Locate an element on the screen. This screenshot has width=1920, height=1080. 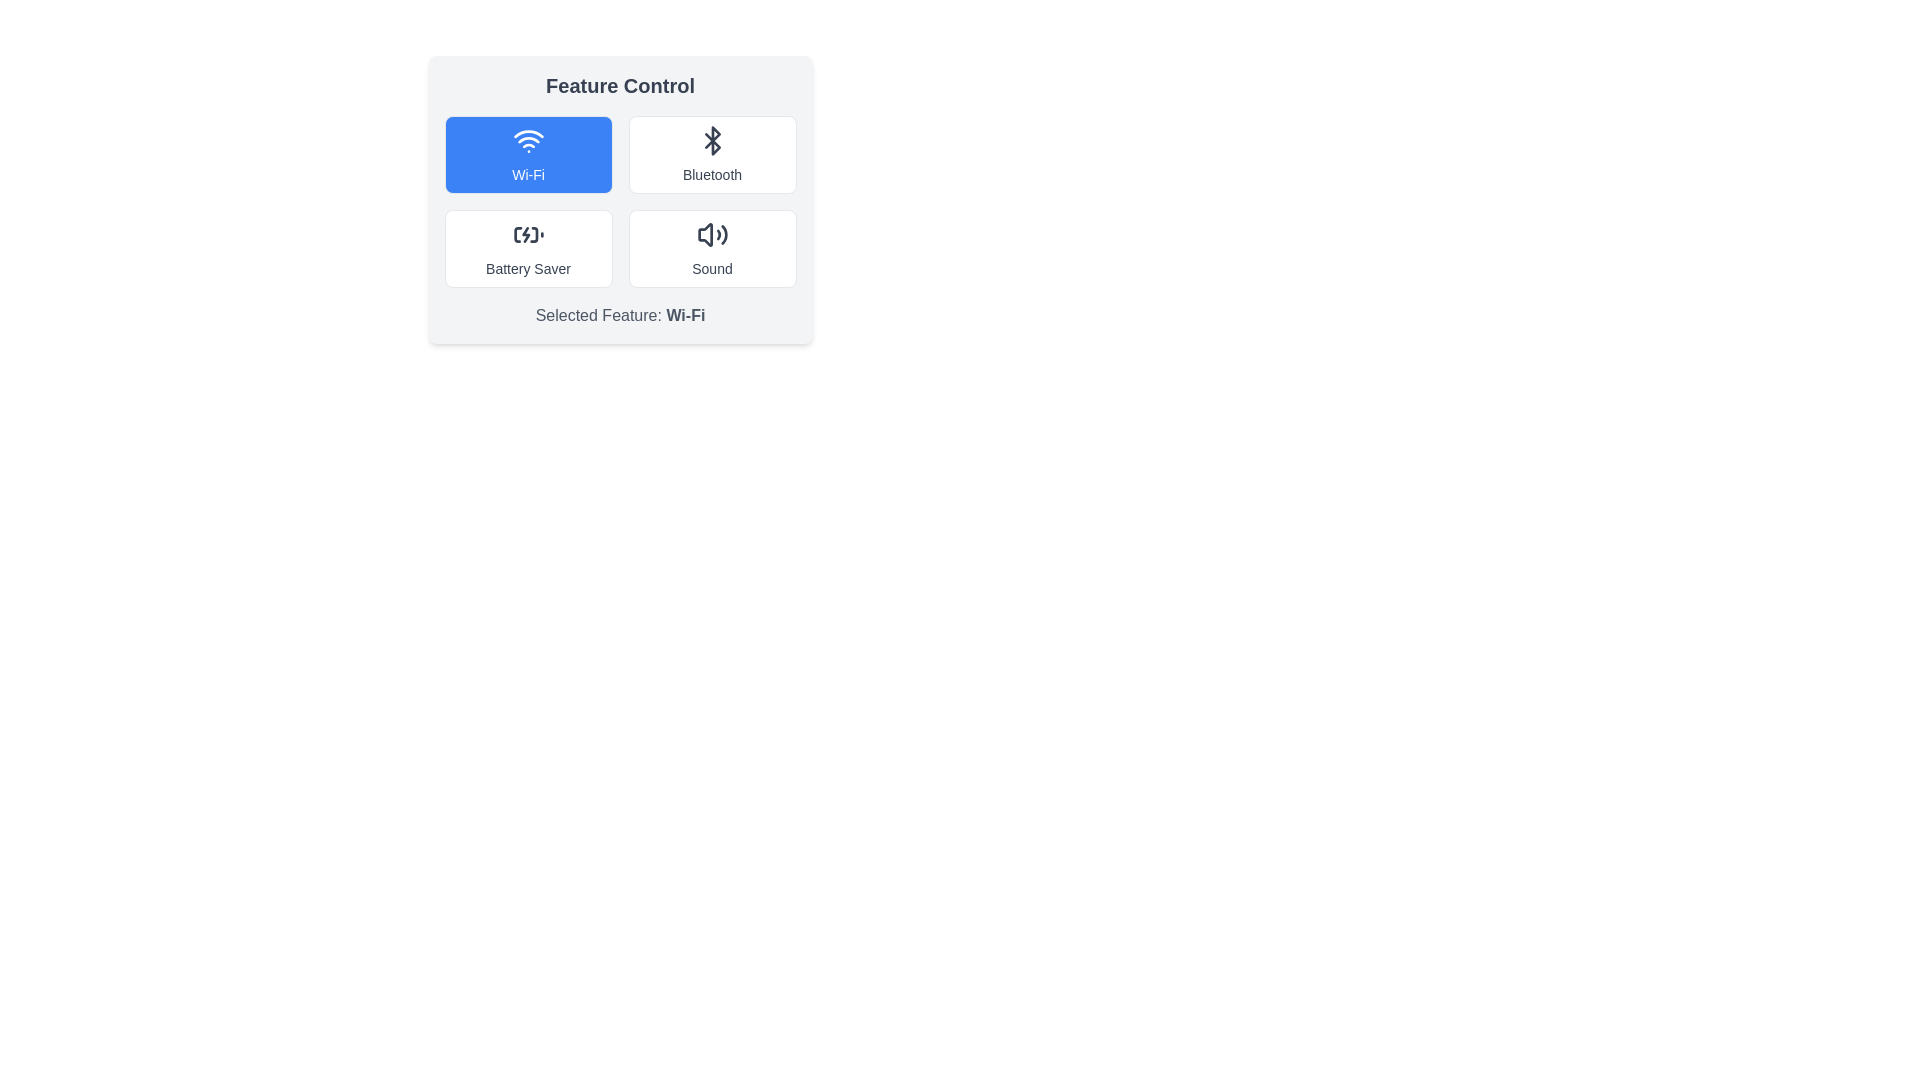
the feature Bluetooth by clicking on its corresponding button is located at coordinates (712, 153).